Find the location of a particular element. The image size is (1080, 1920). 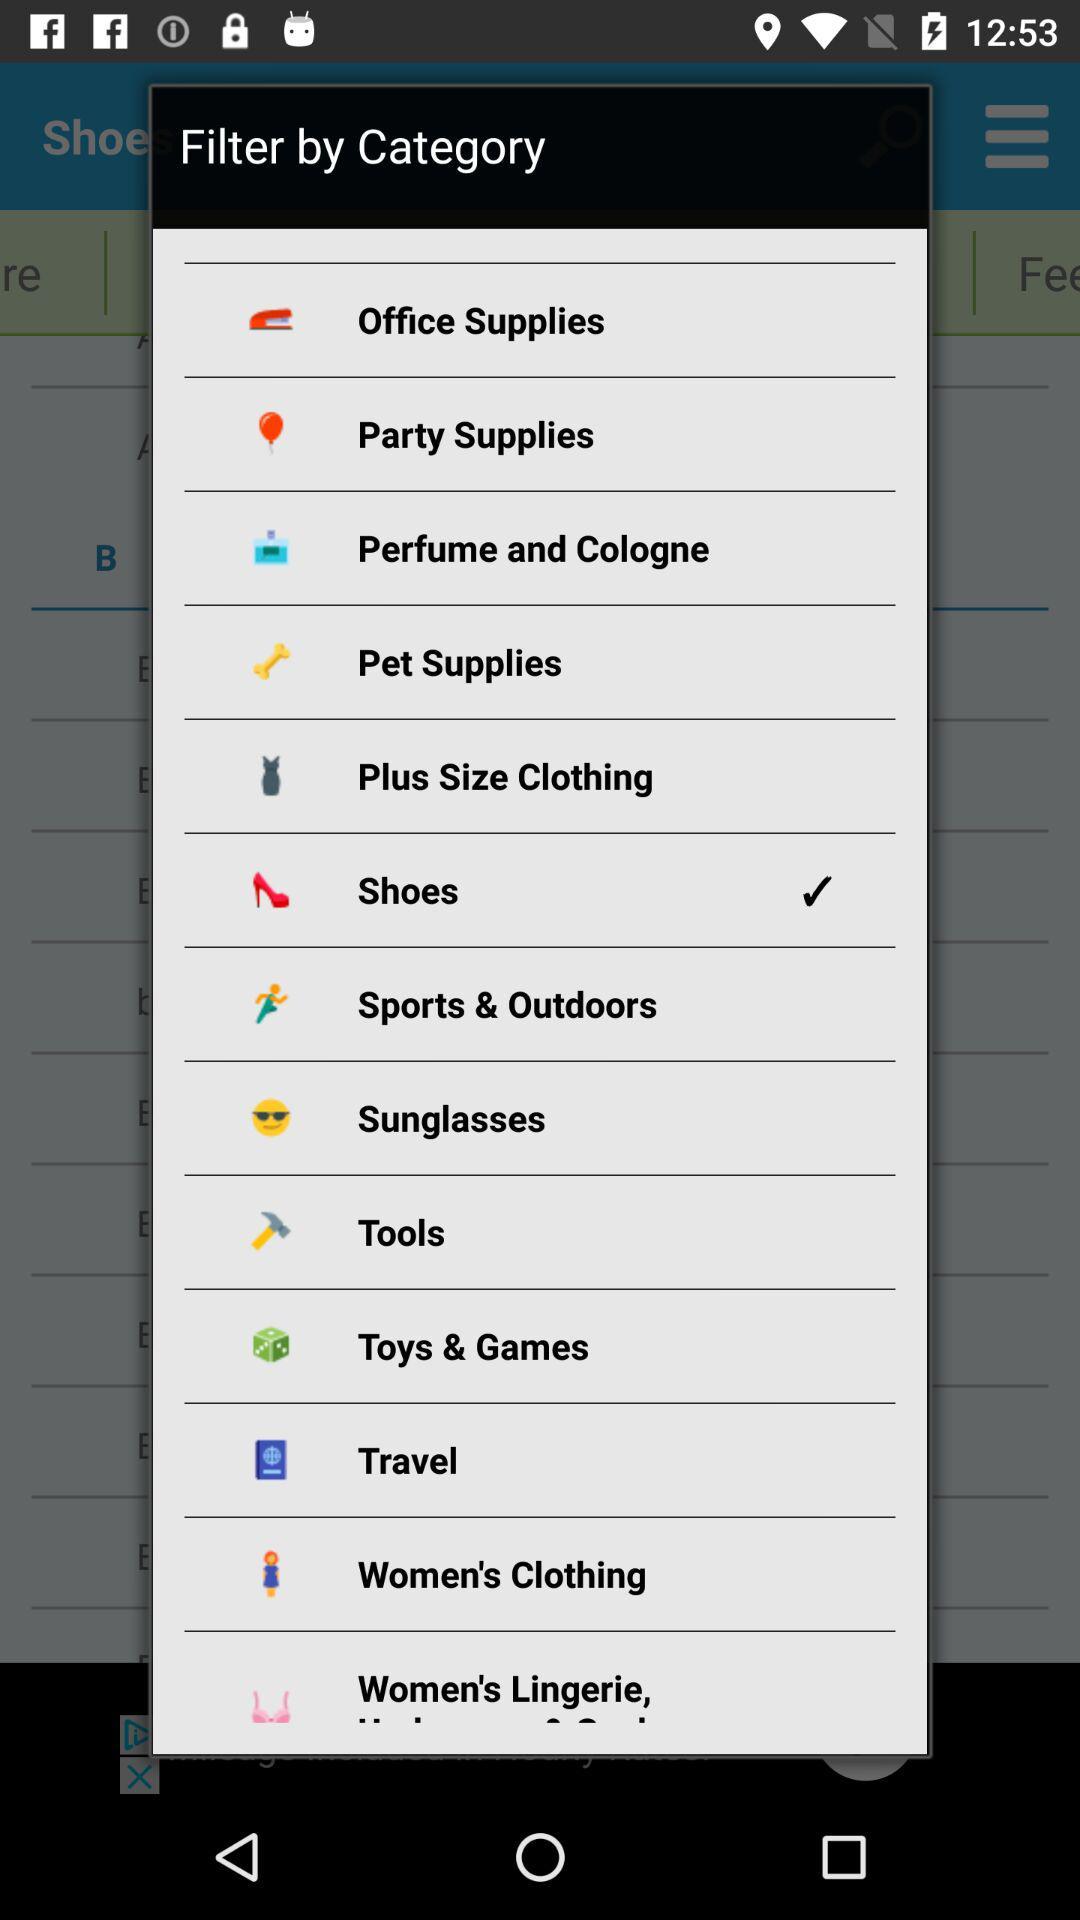

item next to shoes icon is located at coordinates (817, 889).